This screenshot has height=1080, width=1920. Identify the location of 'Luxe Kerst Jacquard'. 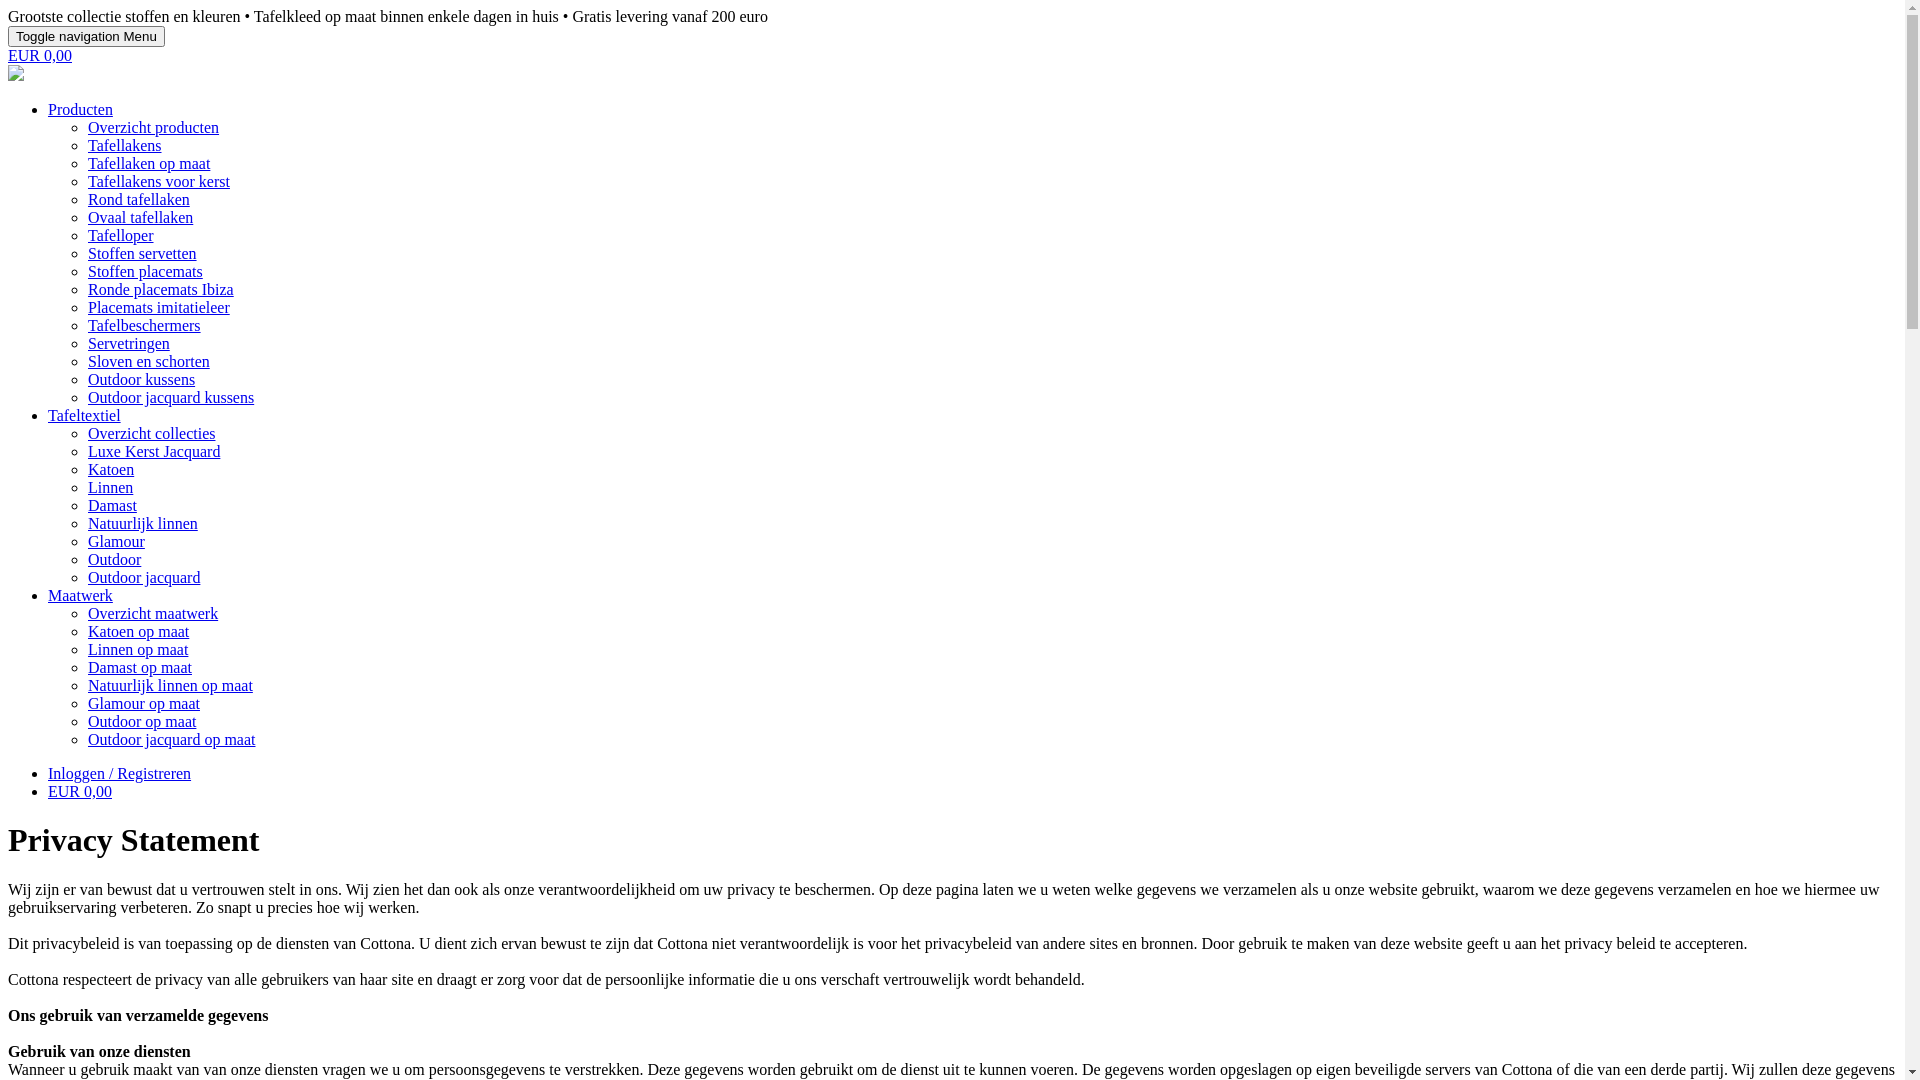
(152, 451).